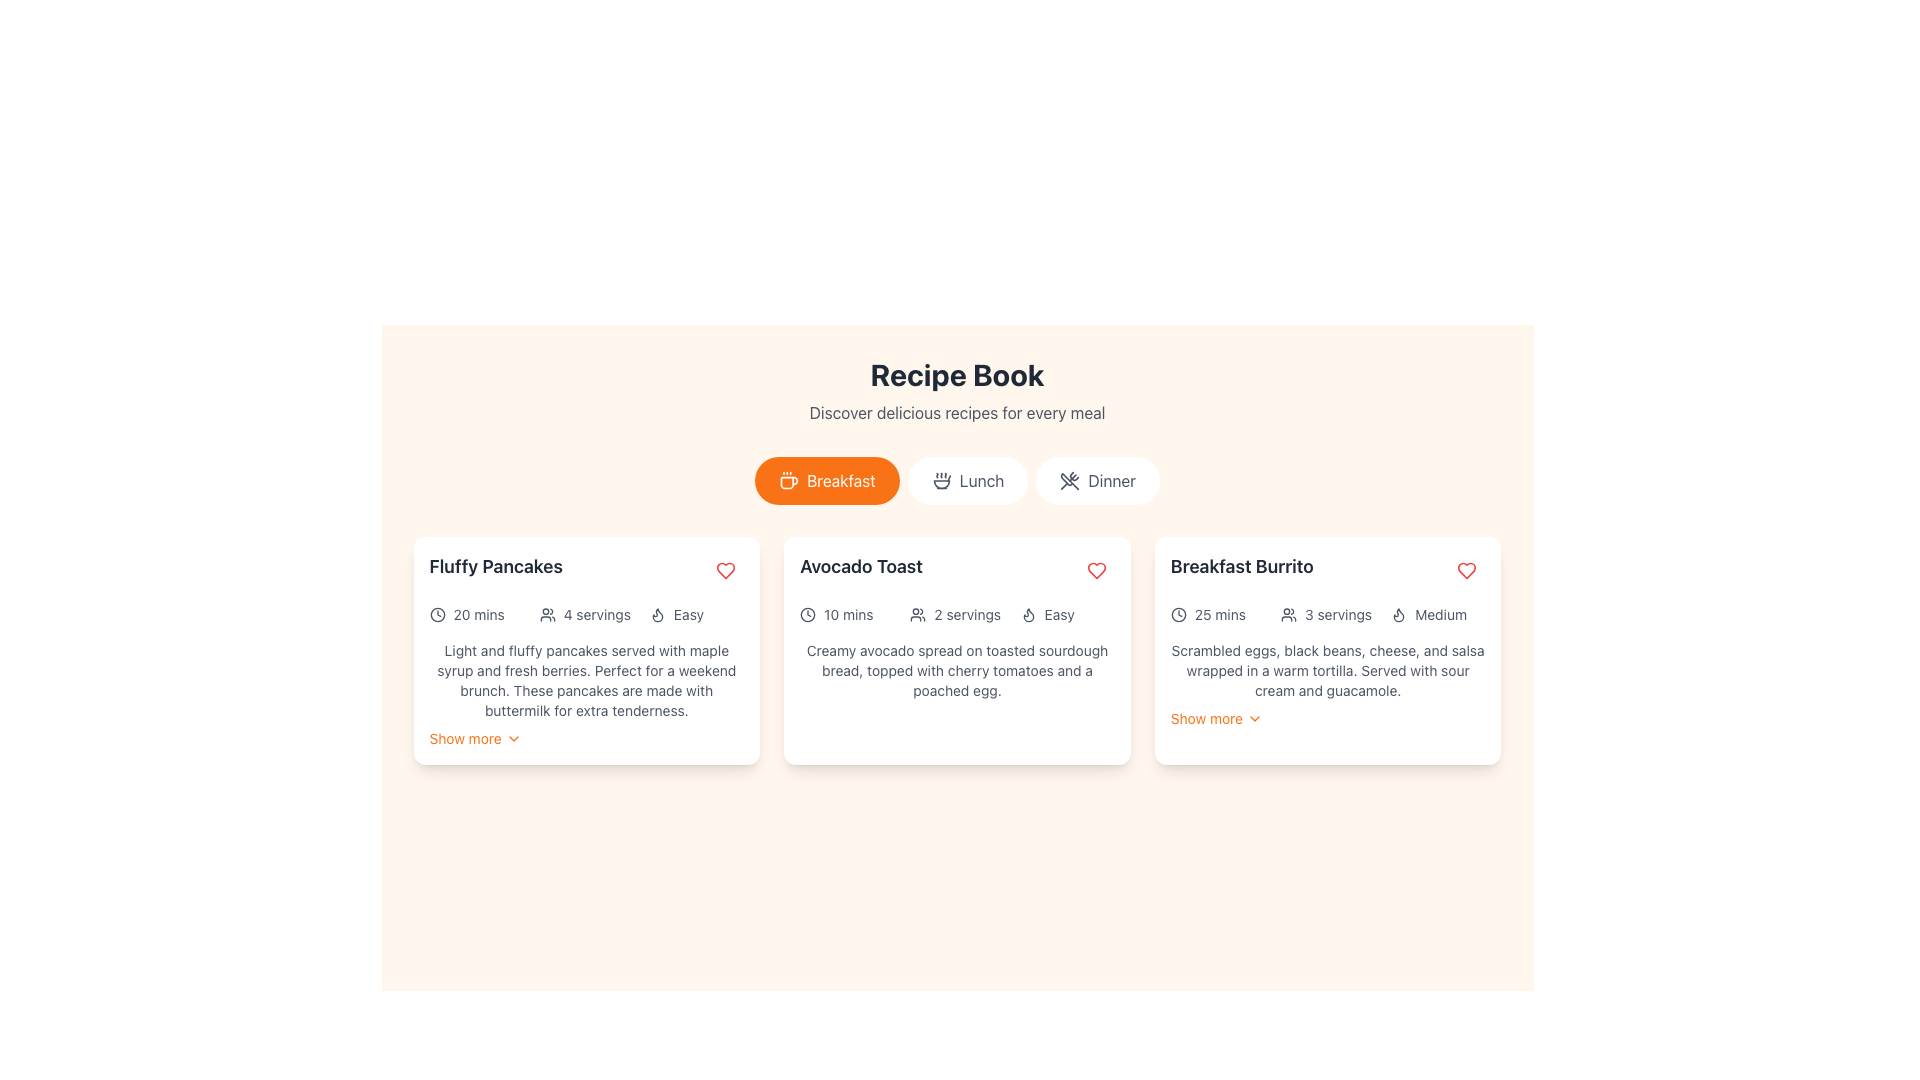 This screenshot has width=1920, height=1080. Describe the element at coordinates (1338, 613) in the screenshot. I see `the '3 servings' text label, which is styled in a small gray font and located within the 'Breakfast Burrito' card, positioned between a user icon and the difficulty indicator 'Medium'` at that location.